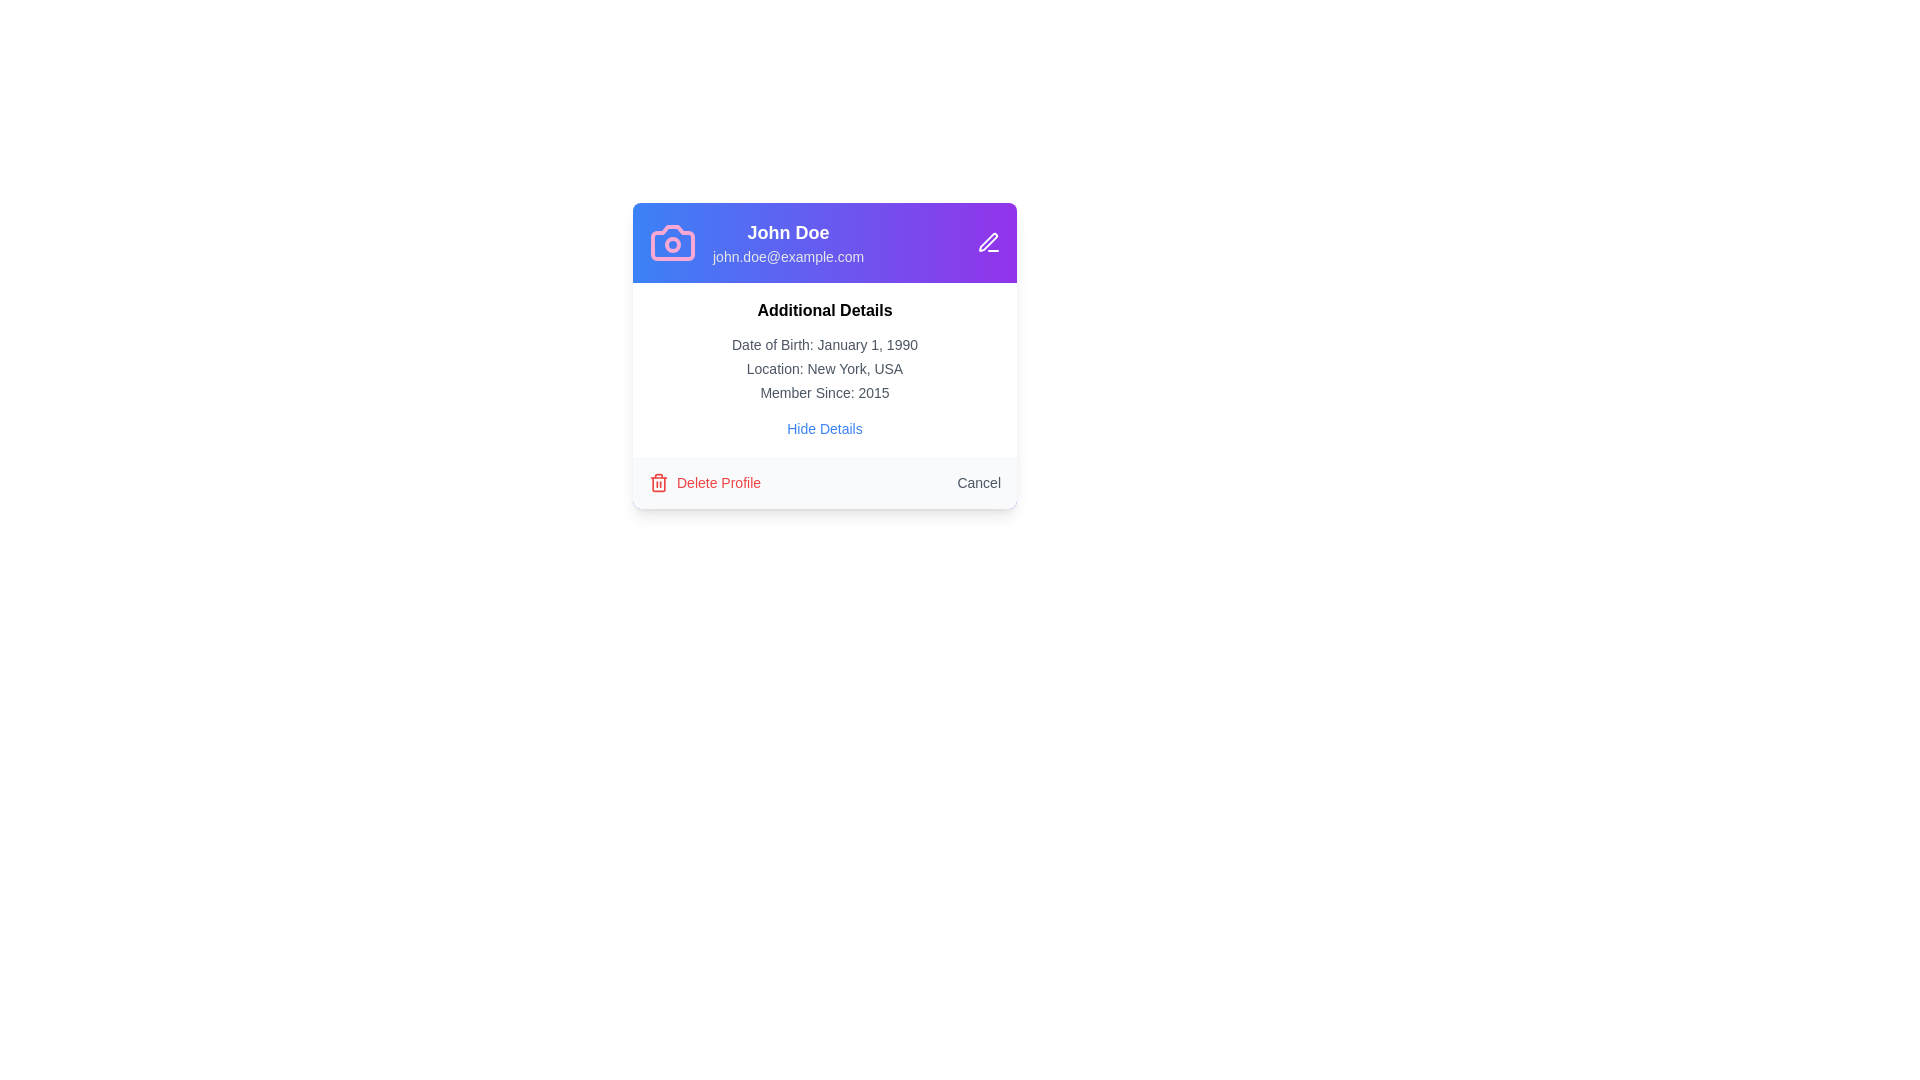 The width and height of the screenshot is (1920, 1080). Describe the element at coordinates (988, 241) in the screenshot. I see `the edit button icon located in the top right corner of the user details card` at that location.